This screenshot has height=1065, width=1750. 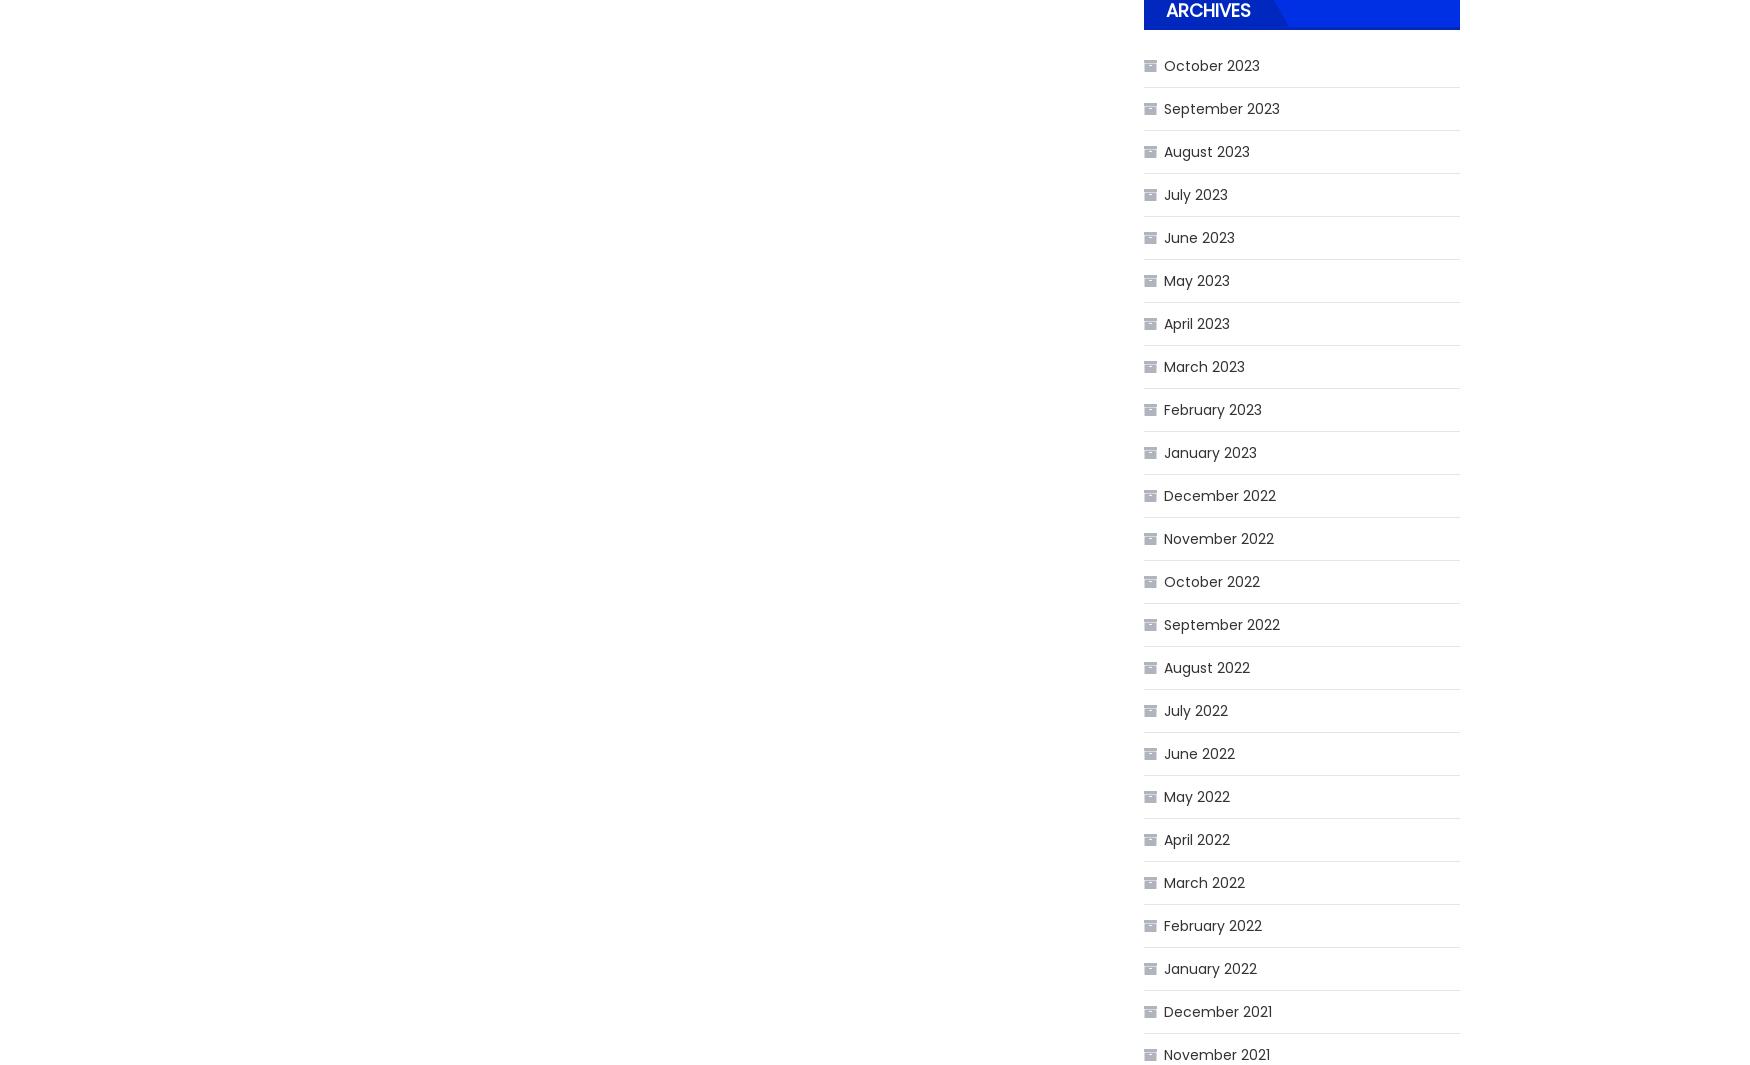 I want to click on 'October 2023', so click(x=1162, y=65).